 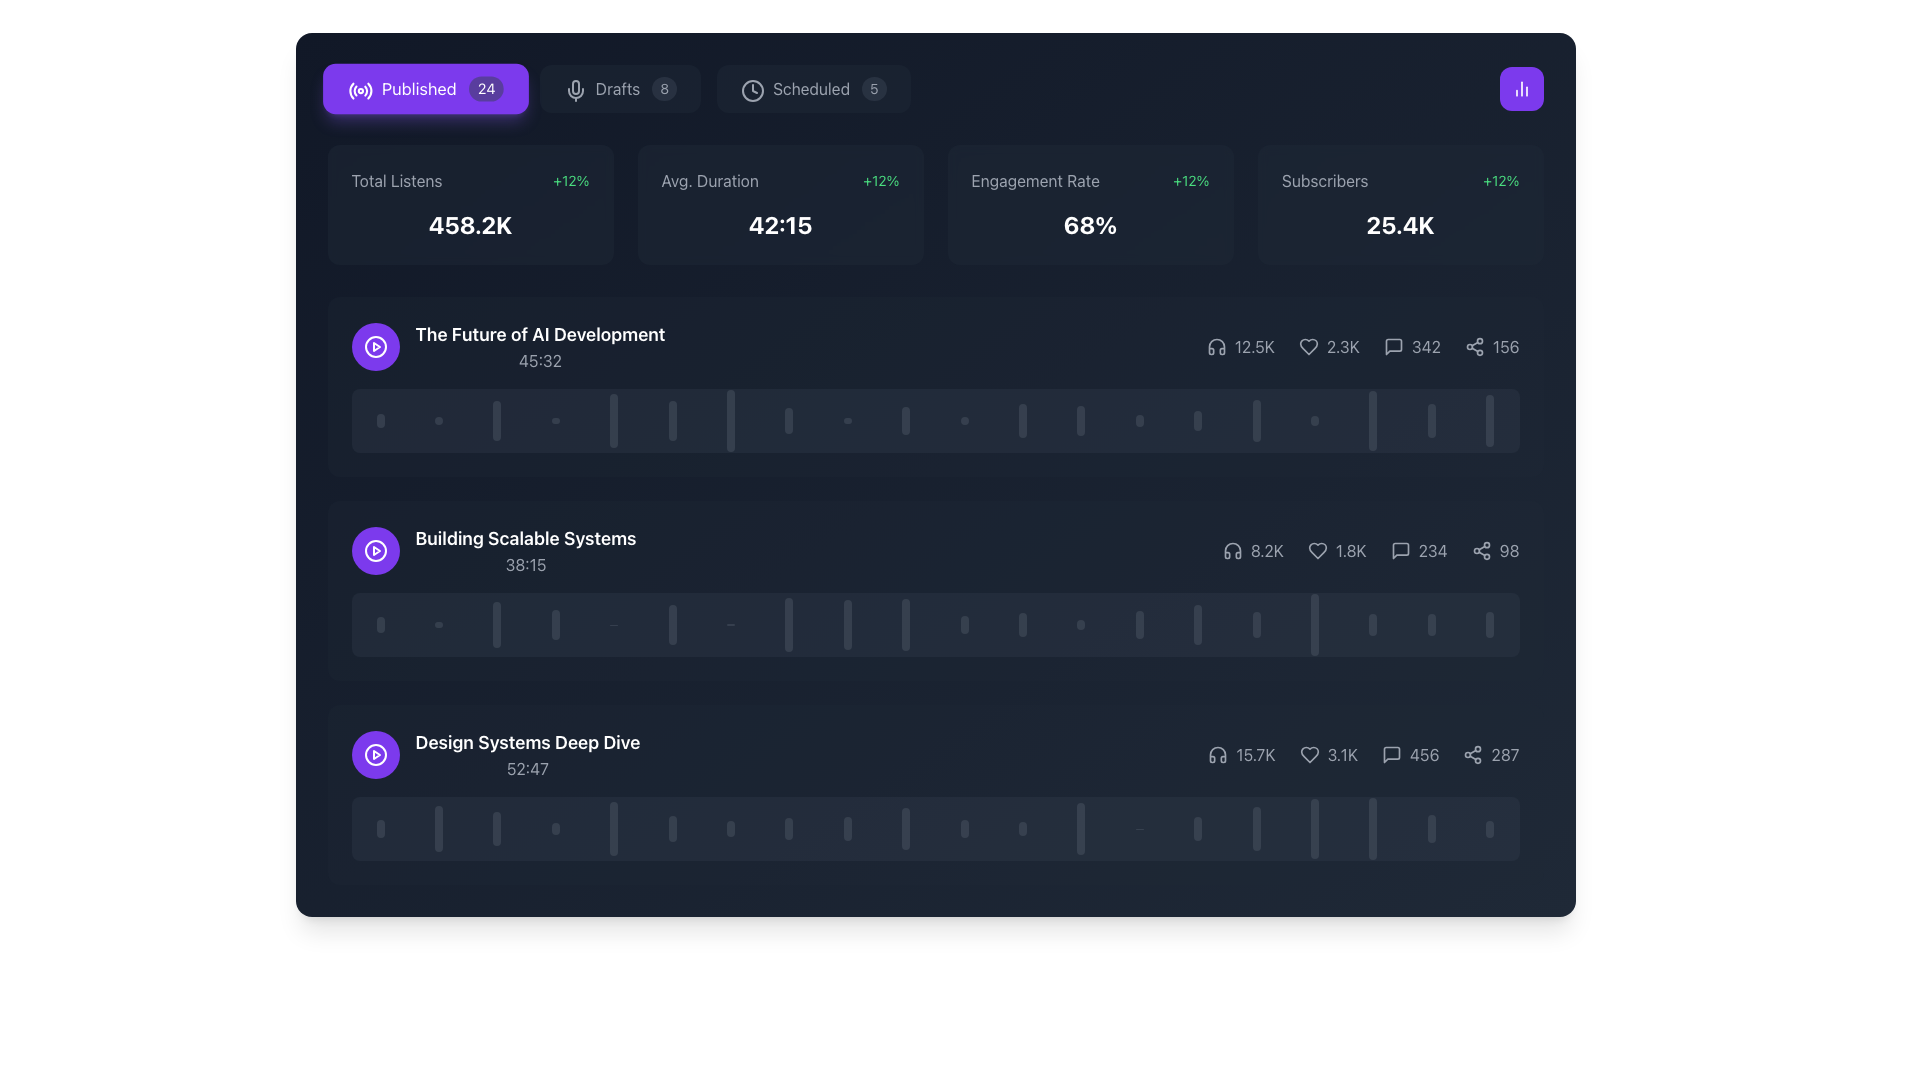 I want to click on the 13th vertically-oriented gray progress bar segment with rounded ends, which is taller than the surrounding bars in the third section of the interface, so click(x=1080, y=829).